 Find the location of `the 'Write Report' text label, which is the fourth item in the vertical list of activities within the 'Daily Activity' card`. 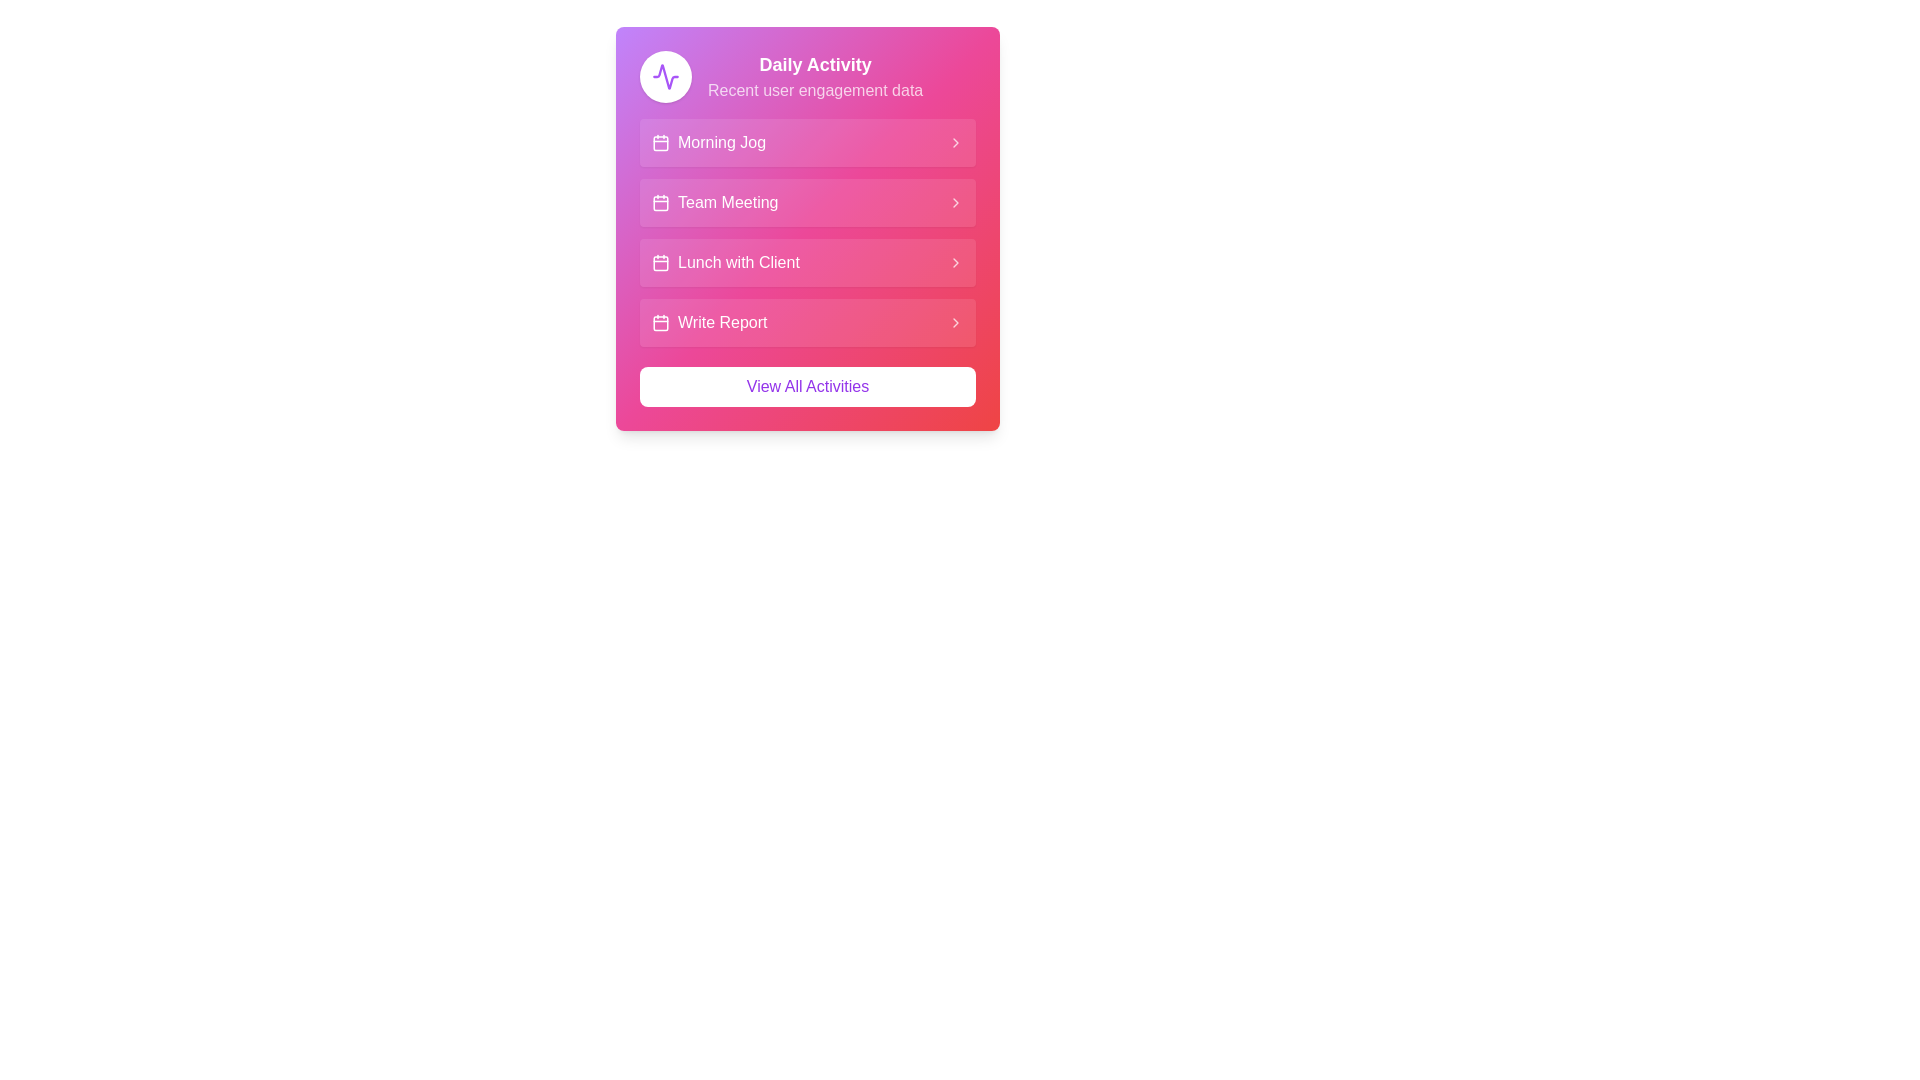

the 'Write Report' text label, which is the fourth item in the vertical list of activities within the 'Daily Activity' card is located at coordinates (721, 322).